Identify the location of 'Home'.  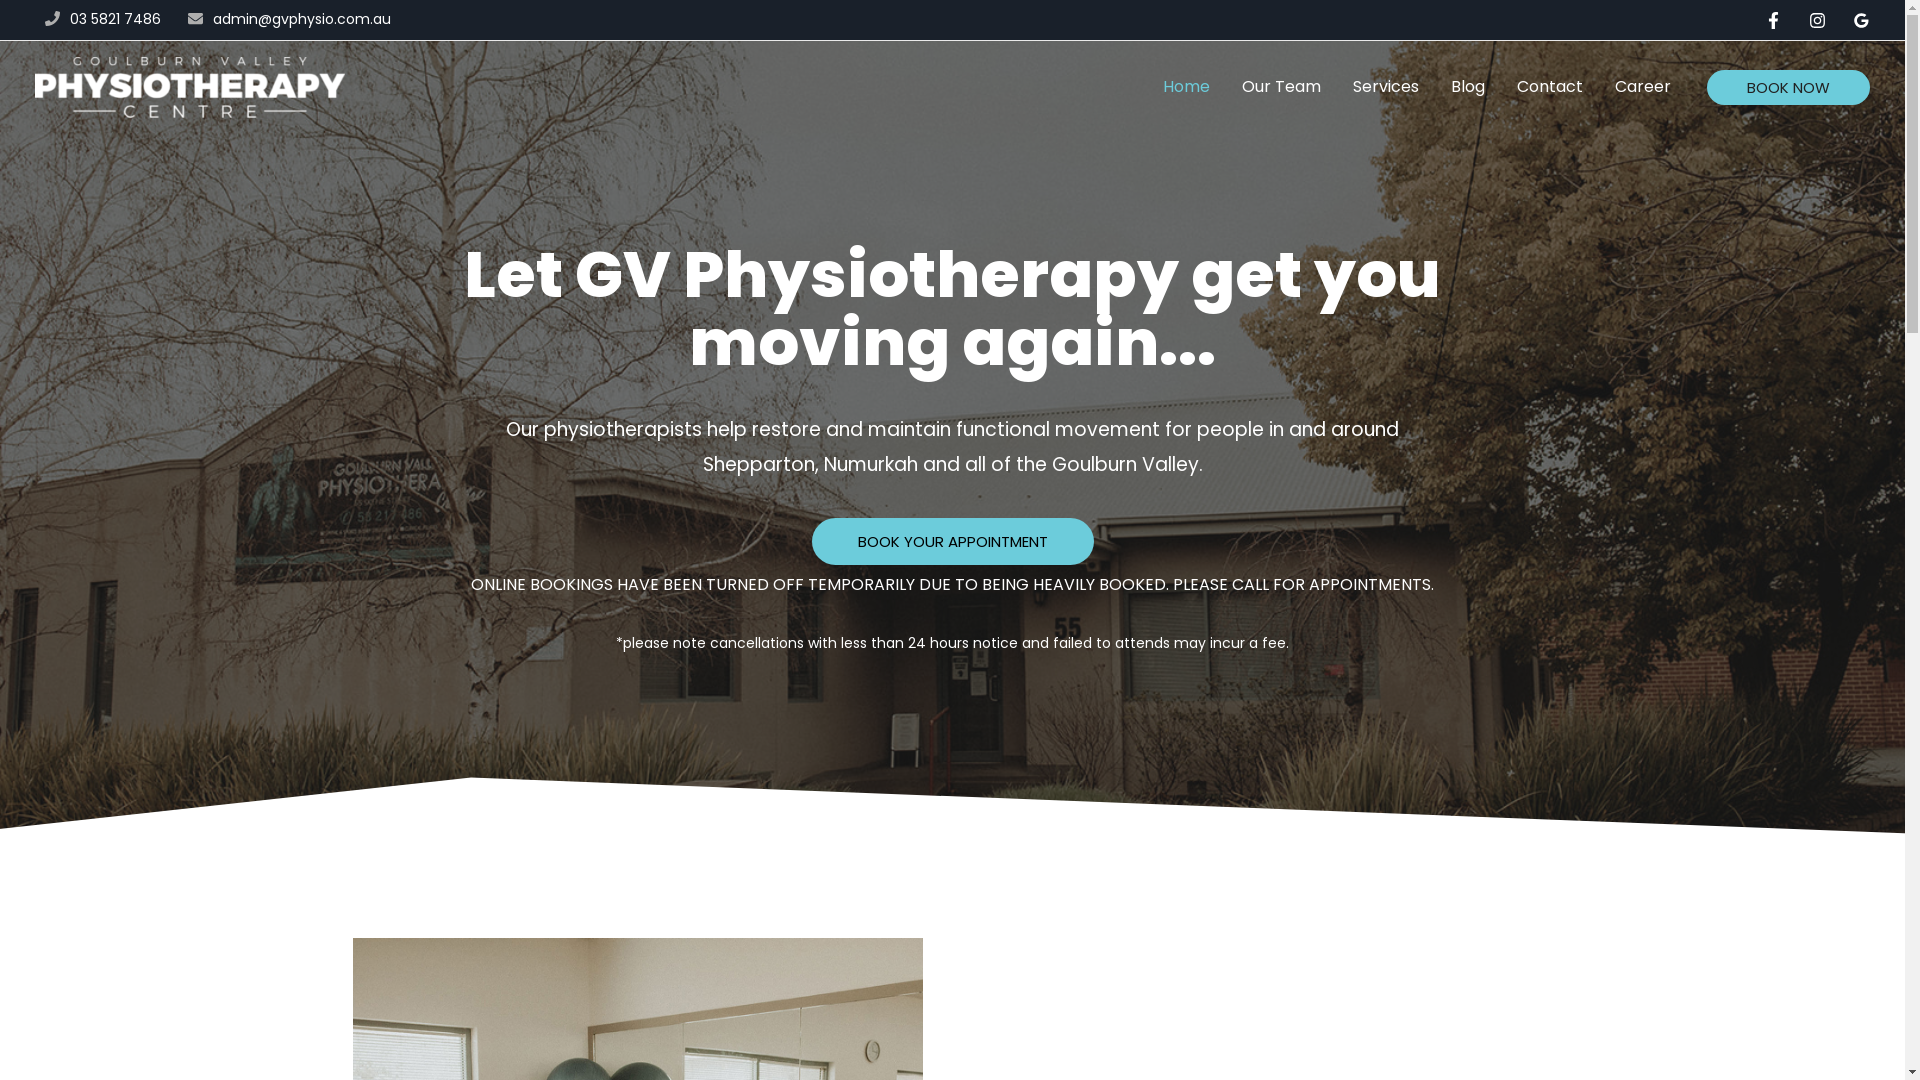
(1186, 86).